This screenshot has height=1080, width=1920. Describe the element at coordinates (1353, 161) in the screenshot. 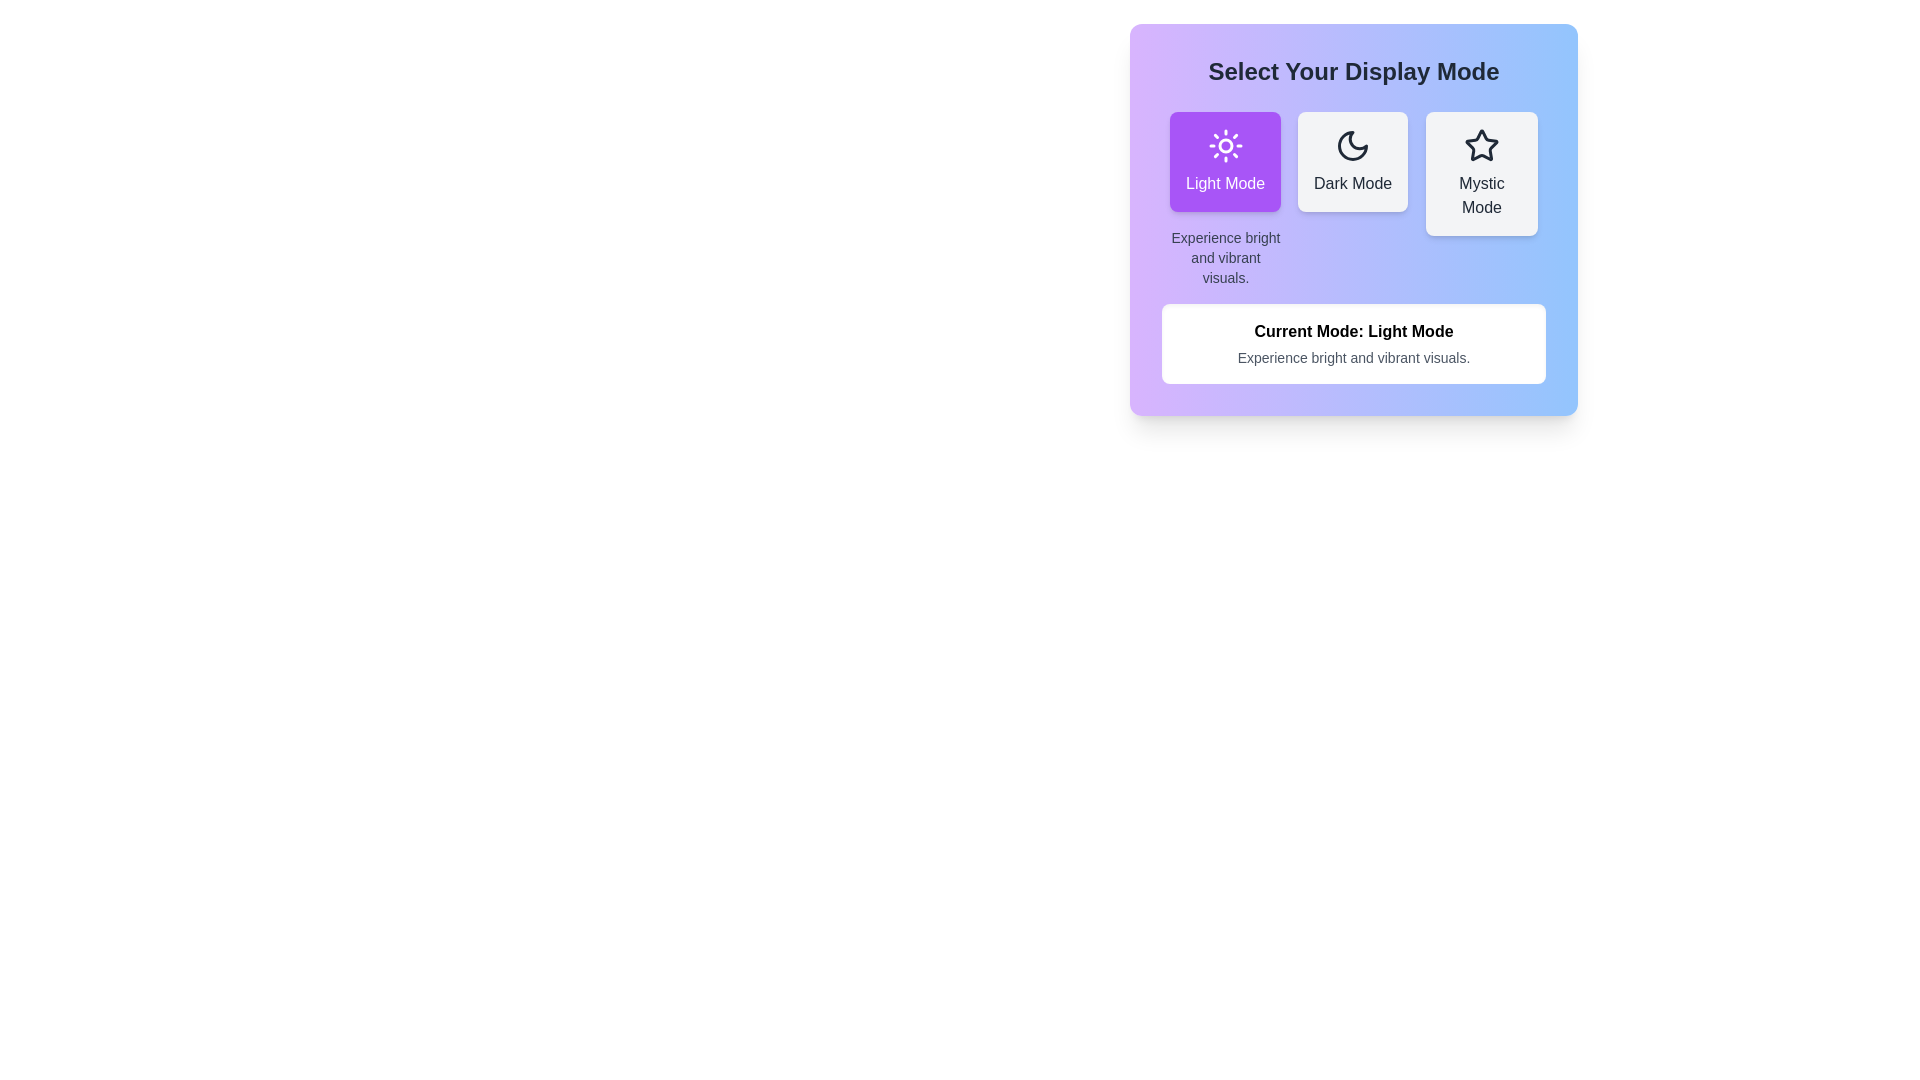

I see `the theme Dark Mode by clicking the corresponding button` at that location.